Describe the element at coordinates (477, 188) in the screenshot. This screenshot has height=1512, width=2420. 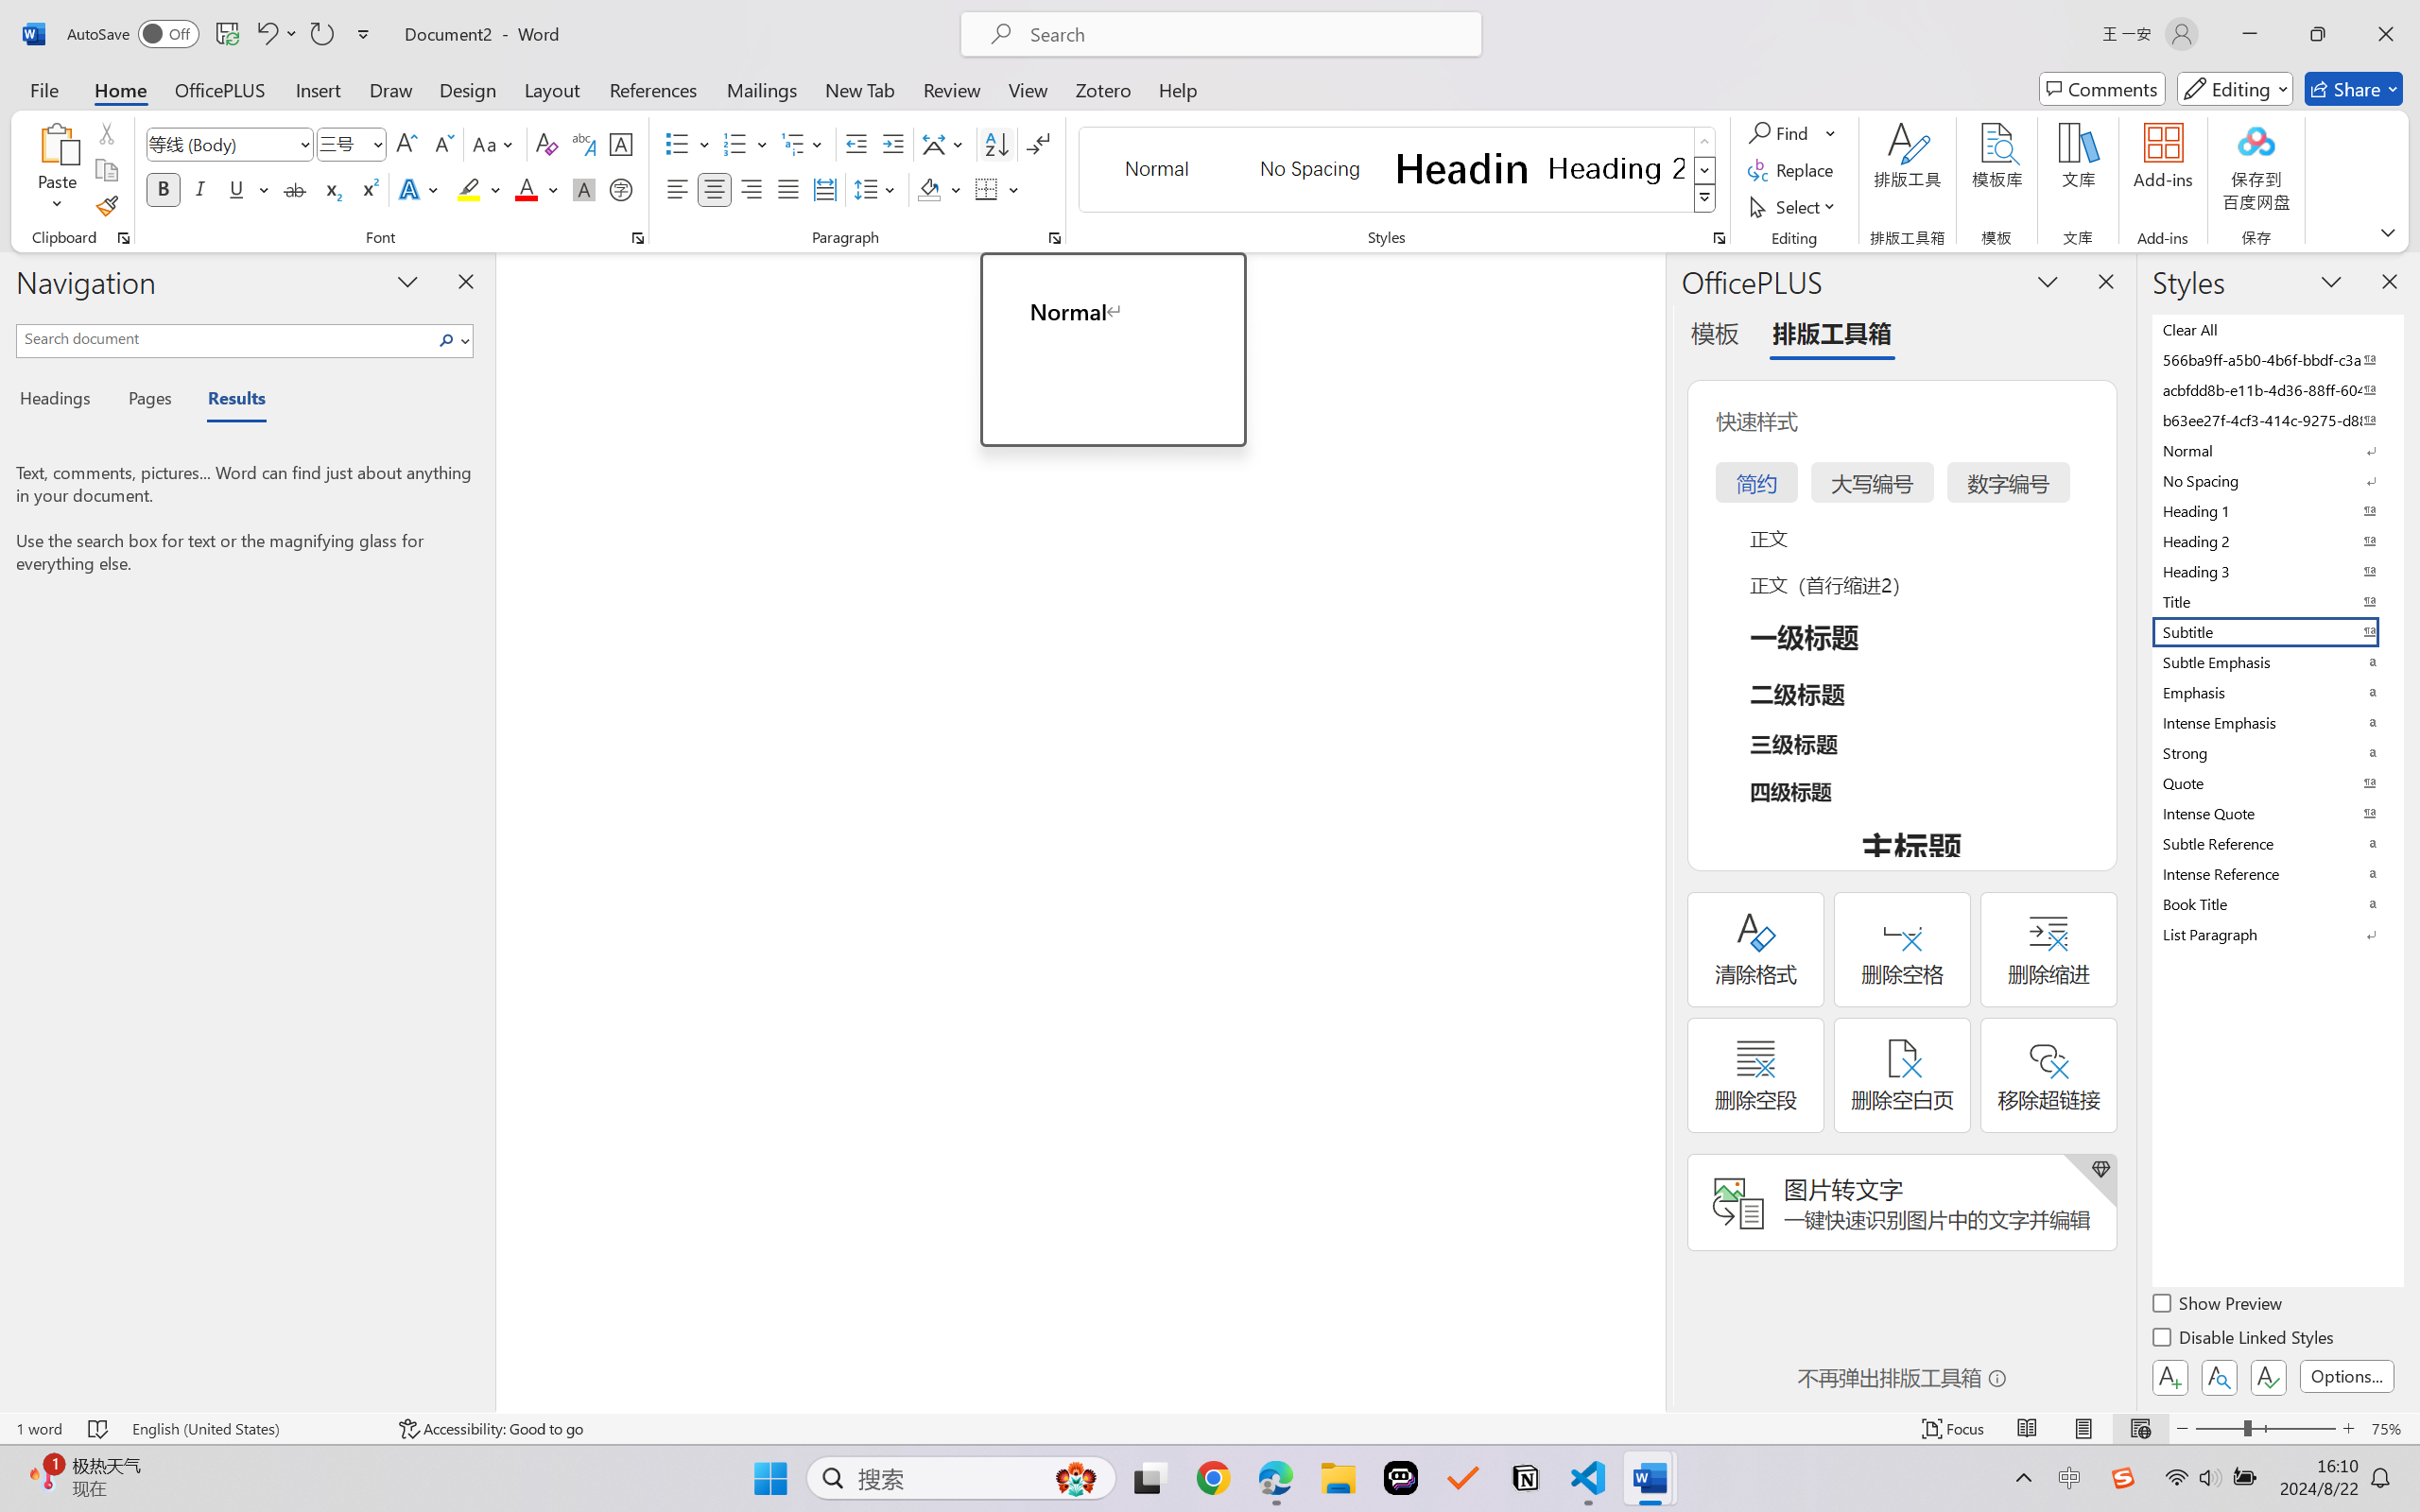
I see `'Text Highlight Color'` at that location.